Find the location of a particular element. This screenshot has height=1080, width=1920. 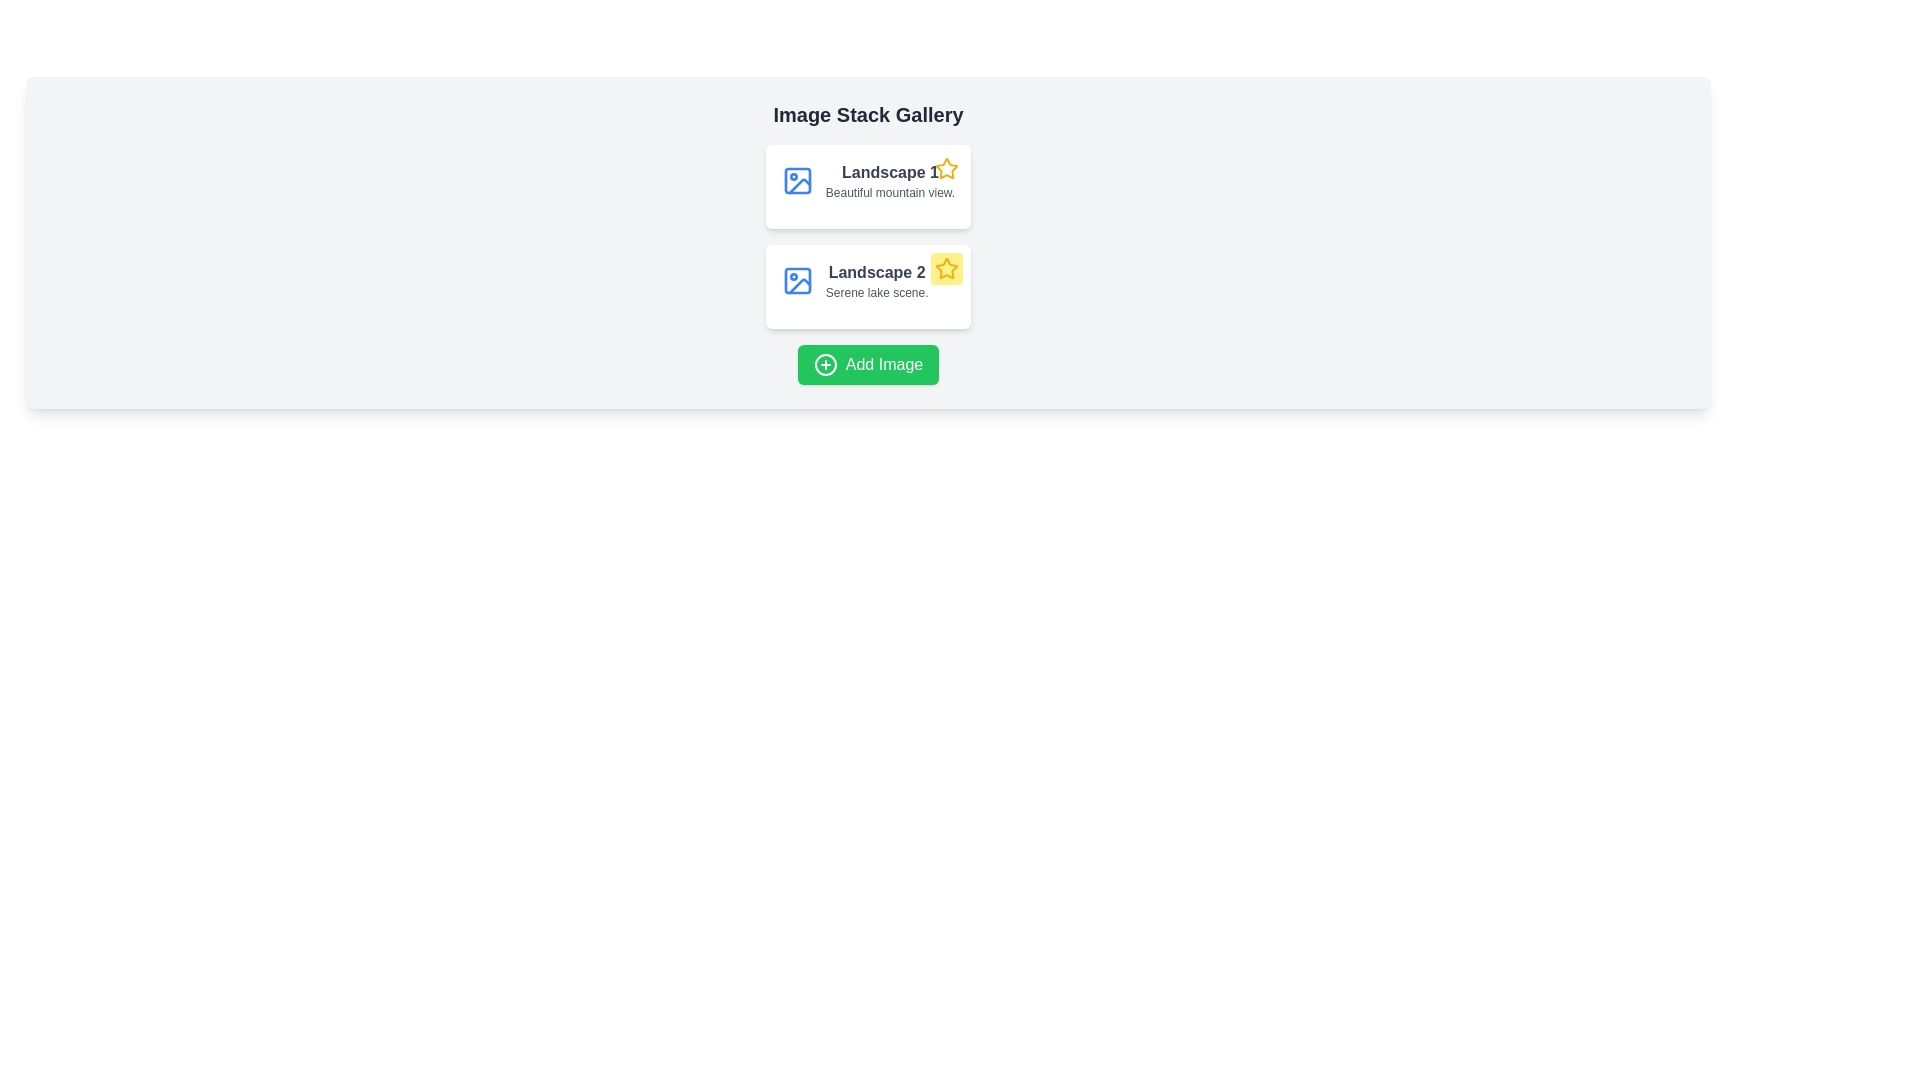

the 'Add New Image' button located at the bottom-center of the 'Image Stack Gallery' section for accessibility navigation is located at coordinates (868, 365).